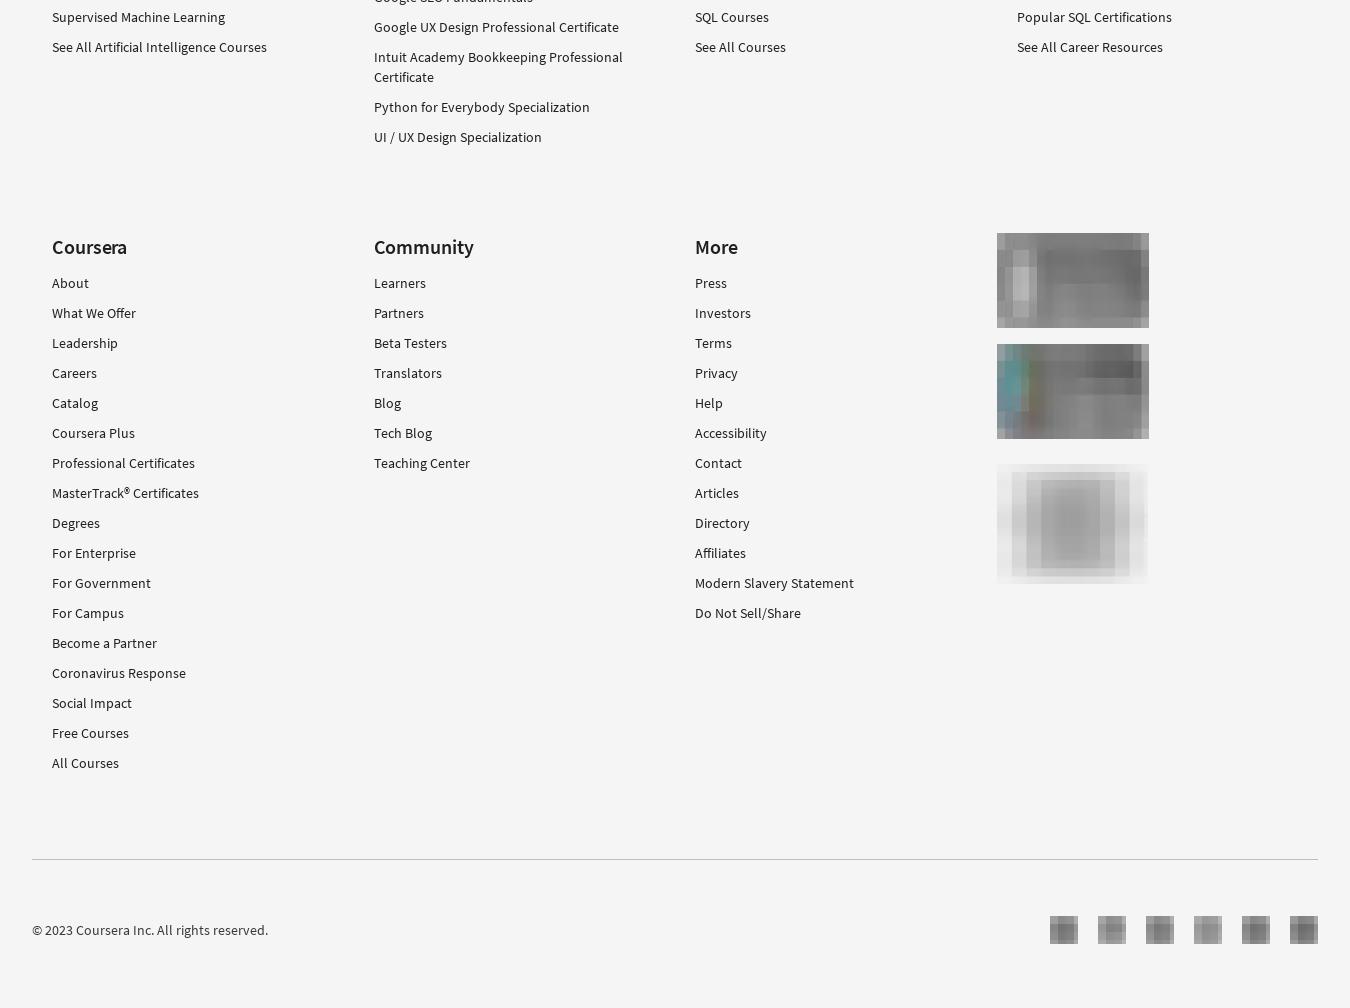  Describe the element at coordinates (730, 432) in the screenshot. I see `'Accessibility'` at that location.